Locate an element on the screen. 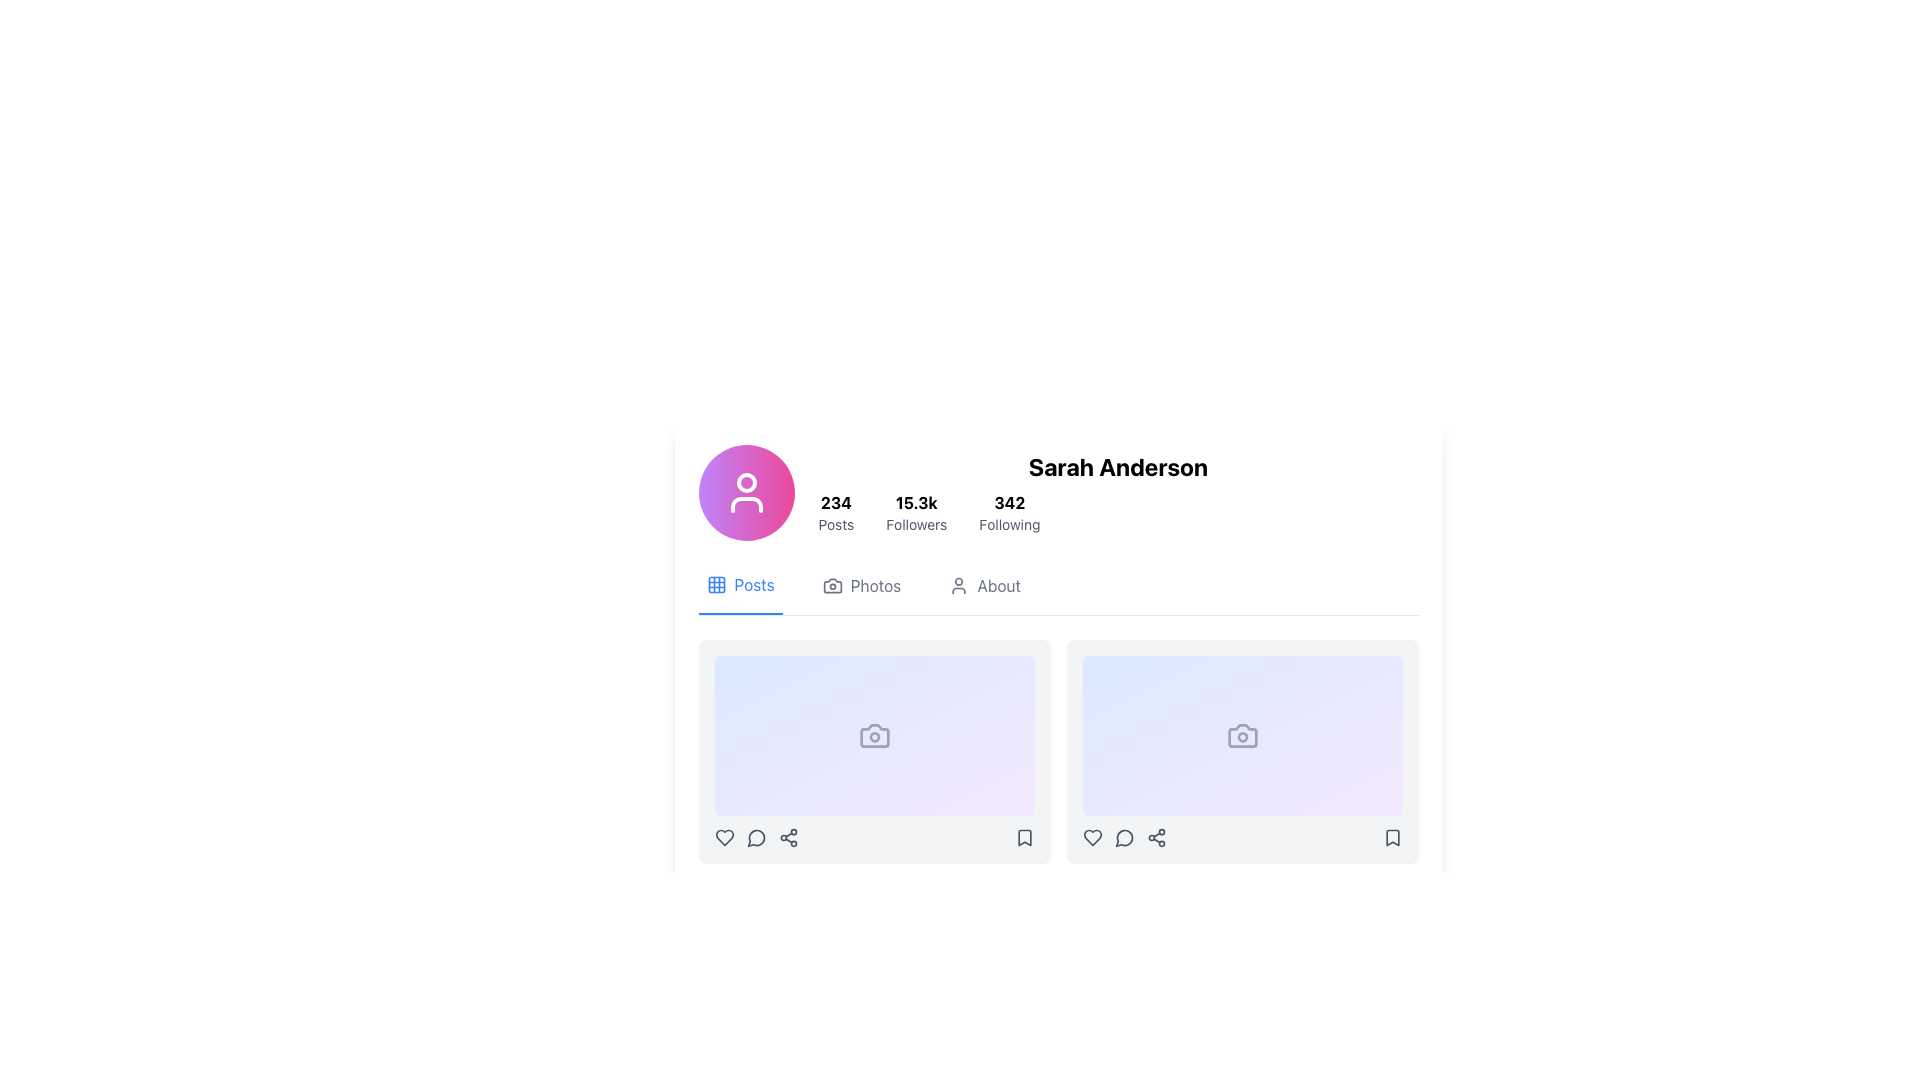 This screenshot has width=1920, height=1080. the camera icon representing the 'Photos' section, which is the leftmost element in the menu bar containing 'Posts,' 'Photos,' and 'About.' is located at coordinates (832, 585).